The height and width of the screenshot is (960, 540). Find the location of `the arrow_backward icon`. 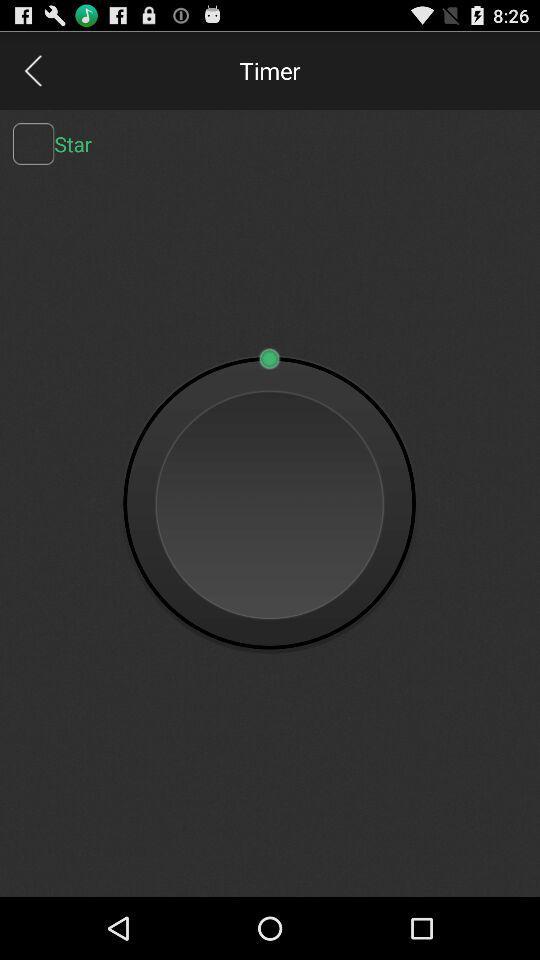

the arrow_backward icon is located at coordinates (31, 75).